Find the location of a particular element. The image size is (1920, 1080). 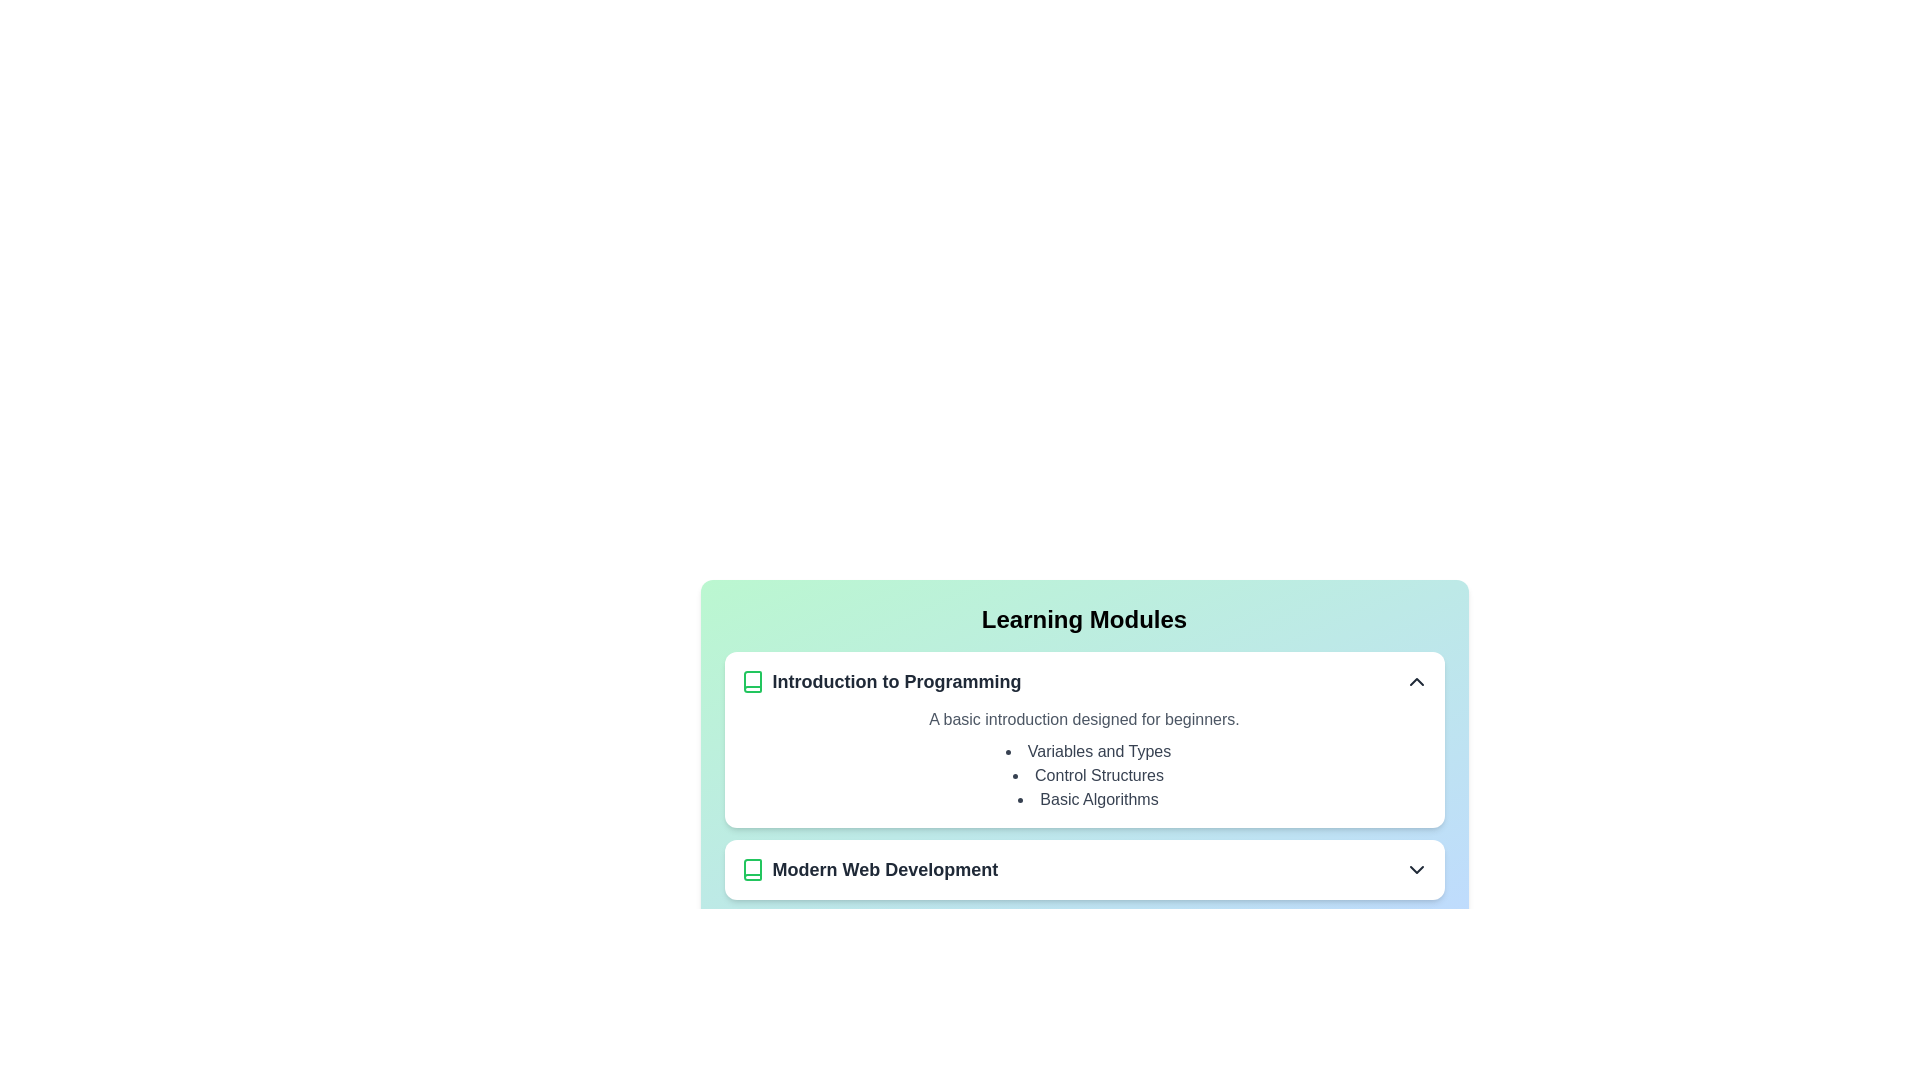

text of the bulleted list containing 'Variables and Types,' 'Control Structures,' and 'Basic Algorithms' located in the 'Introduction to Programming' section is located at coordinates (1083, 774).